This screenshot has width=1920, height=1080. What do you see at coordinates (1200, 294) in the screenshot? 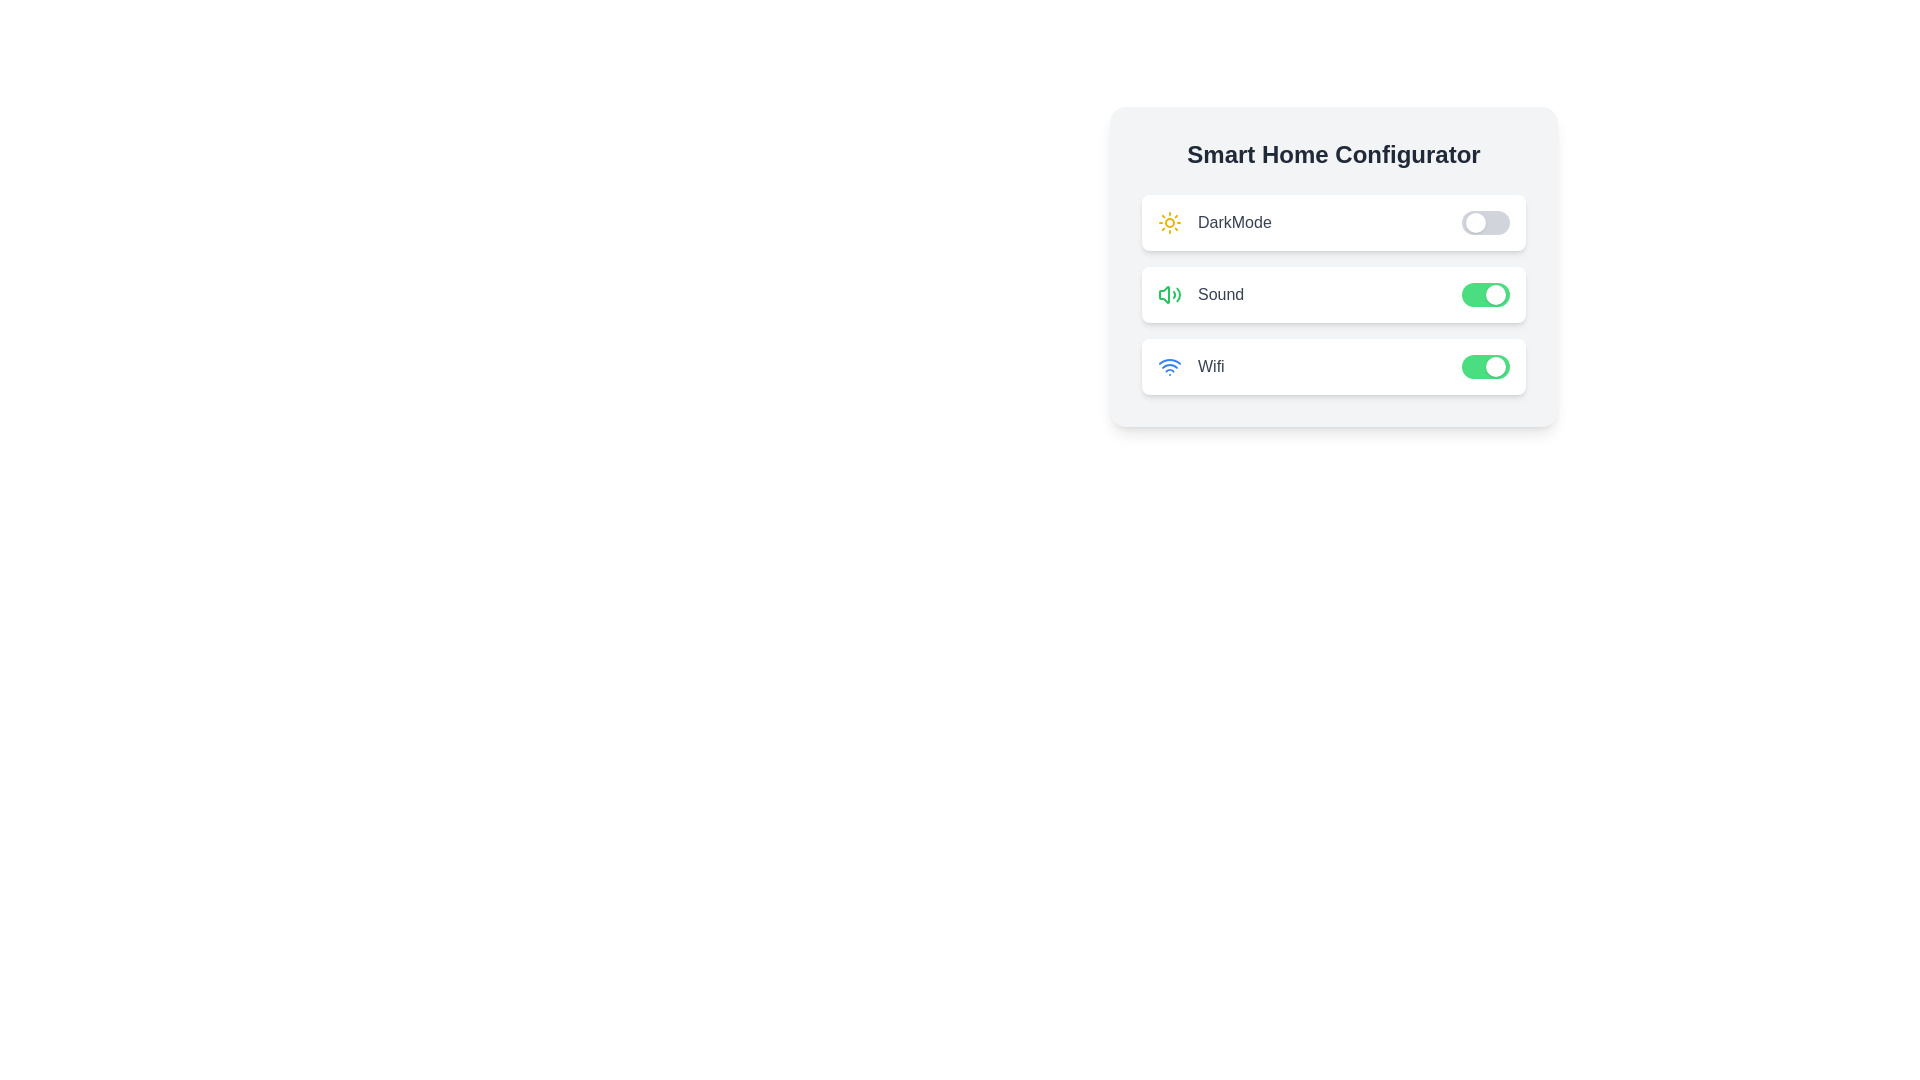
I see `the sound-related setting element` at bounding box center [1200, 294].